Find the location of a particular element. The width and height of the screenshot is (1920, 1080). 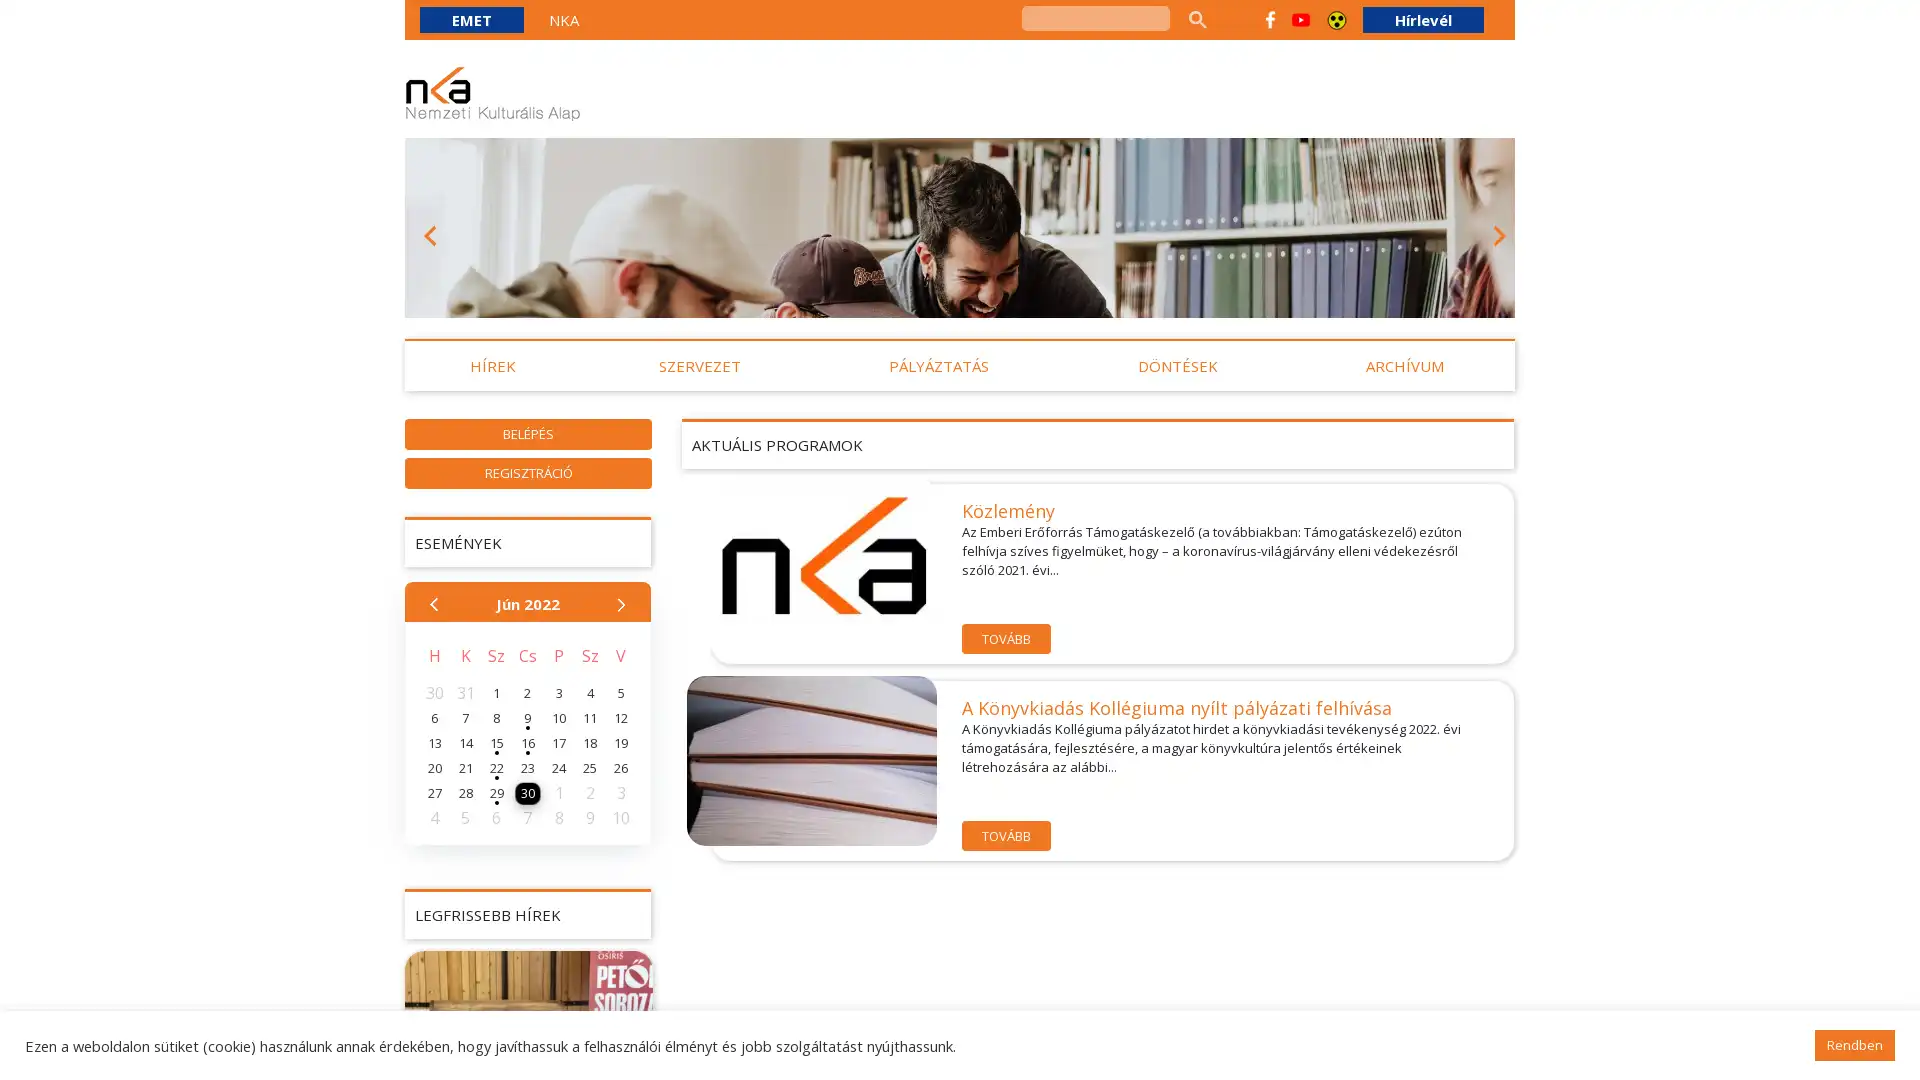

ARCHIVUM is located at coordinates (1404, 366).